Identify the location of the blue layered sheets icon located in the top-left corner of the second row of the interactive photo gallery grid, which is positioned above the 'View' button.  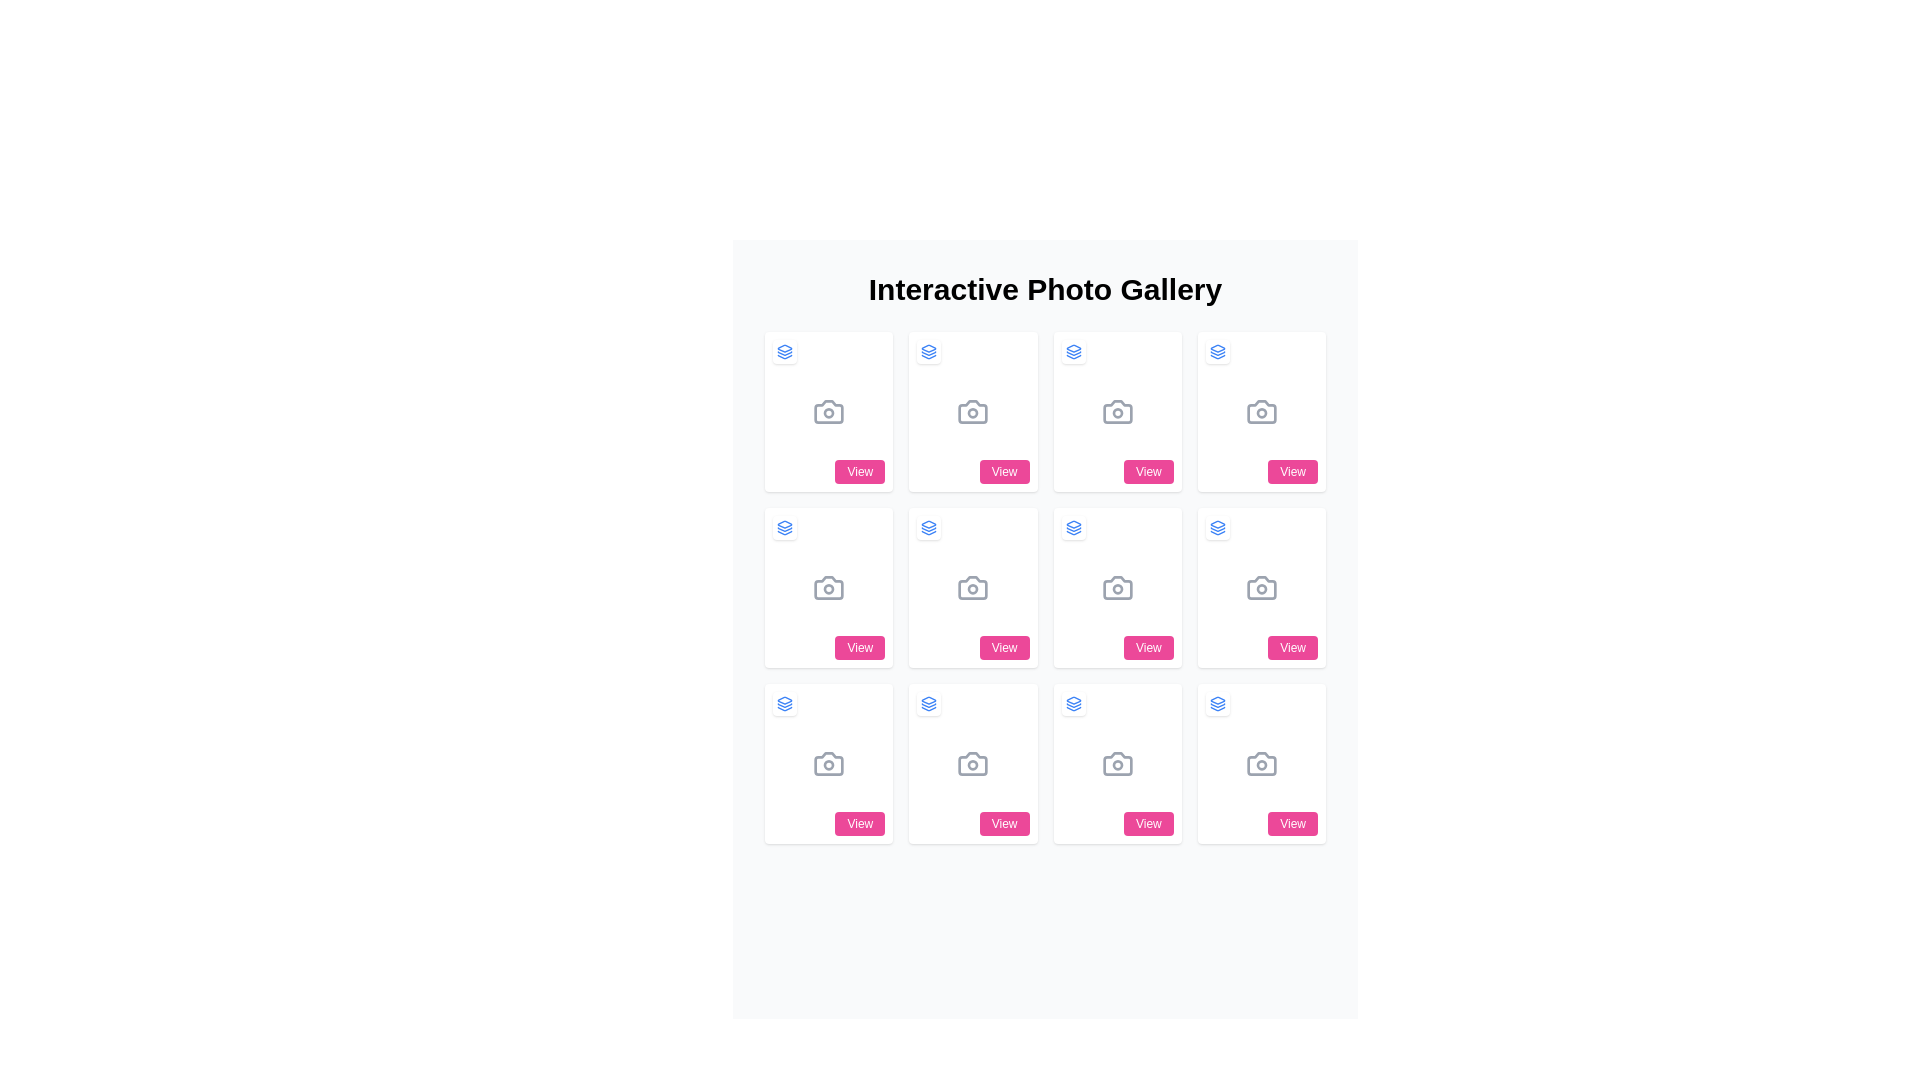
(784, 527).